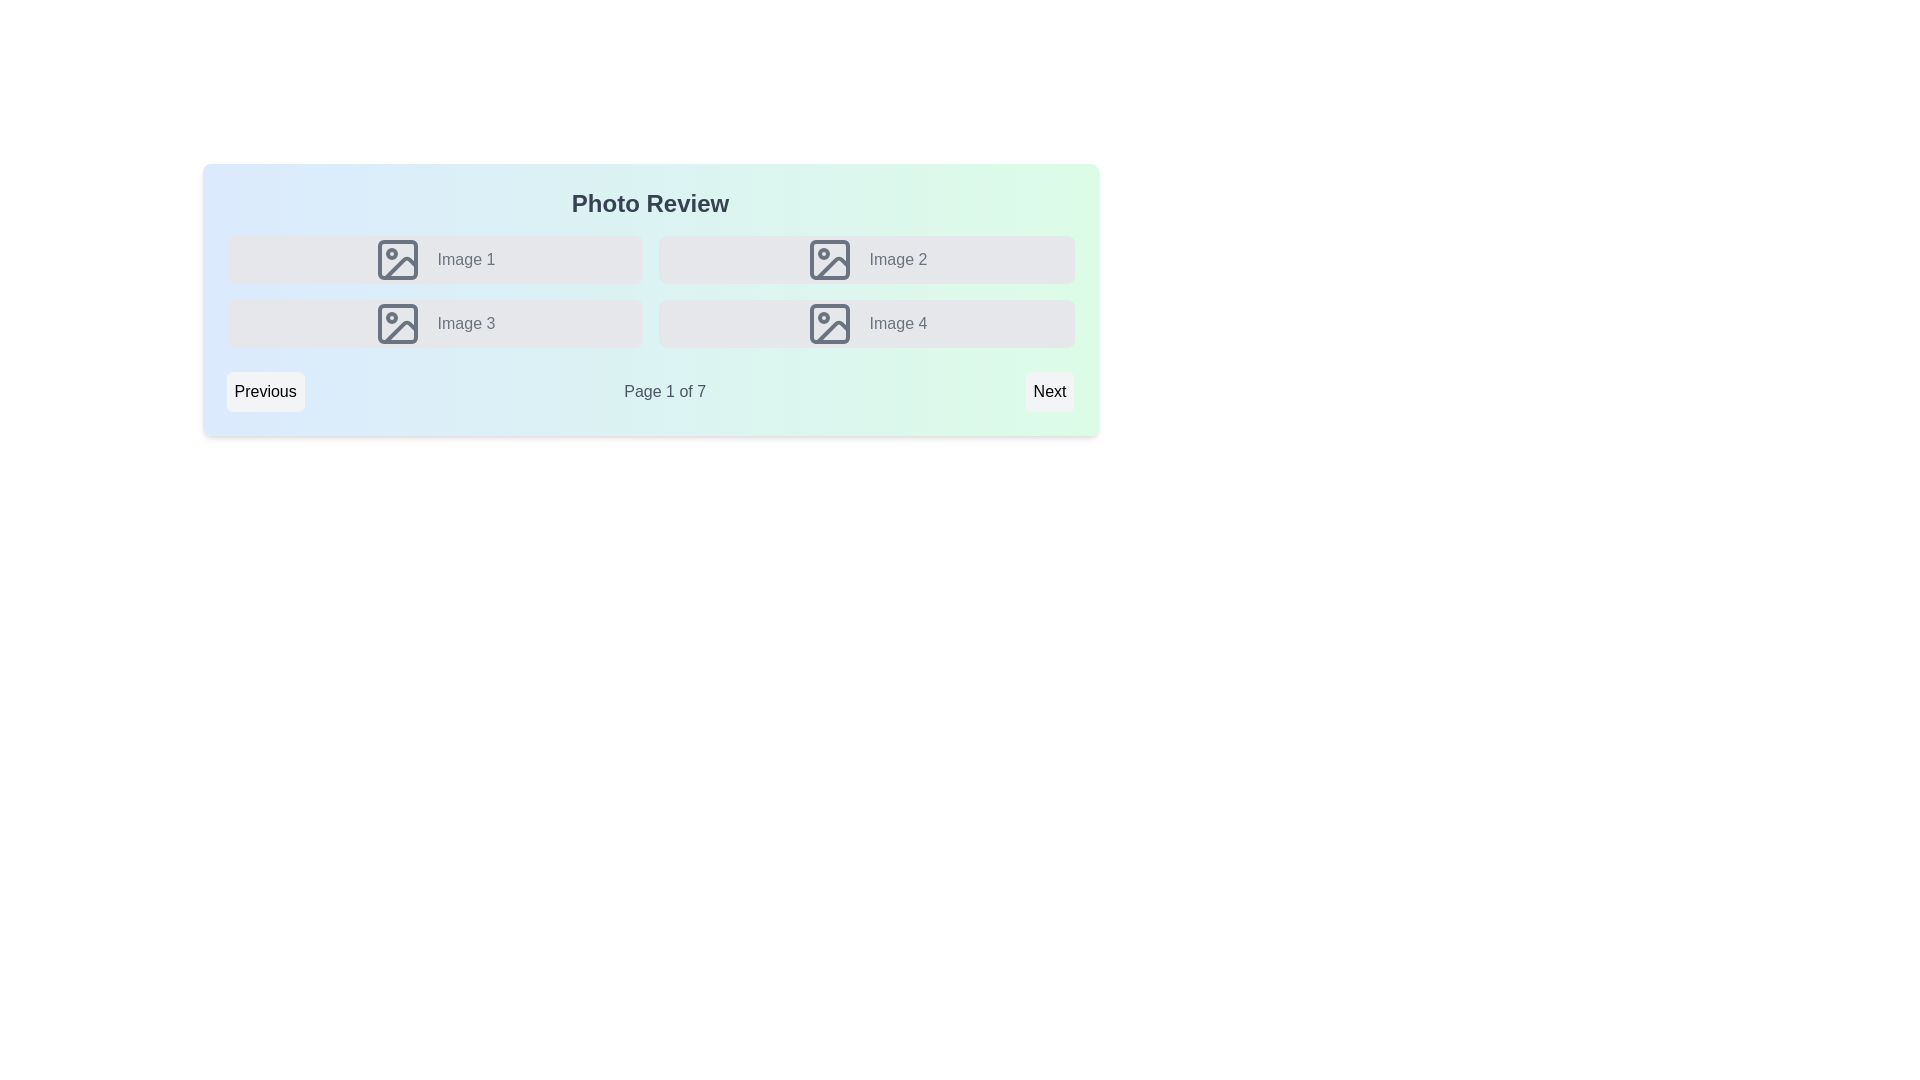 Image resolution: width=1920 pixels, height=1080 pixels. What do you see at coordinates (465, 323) in the screenshot?
I see `the Text label, which serves` at bounding box center [465, 323].